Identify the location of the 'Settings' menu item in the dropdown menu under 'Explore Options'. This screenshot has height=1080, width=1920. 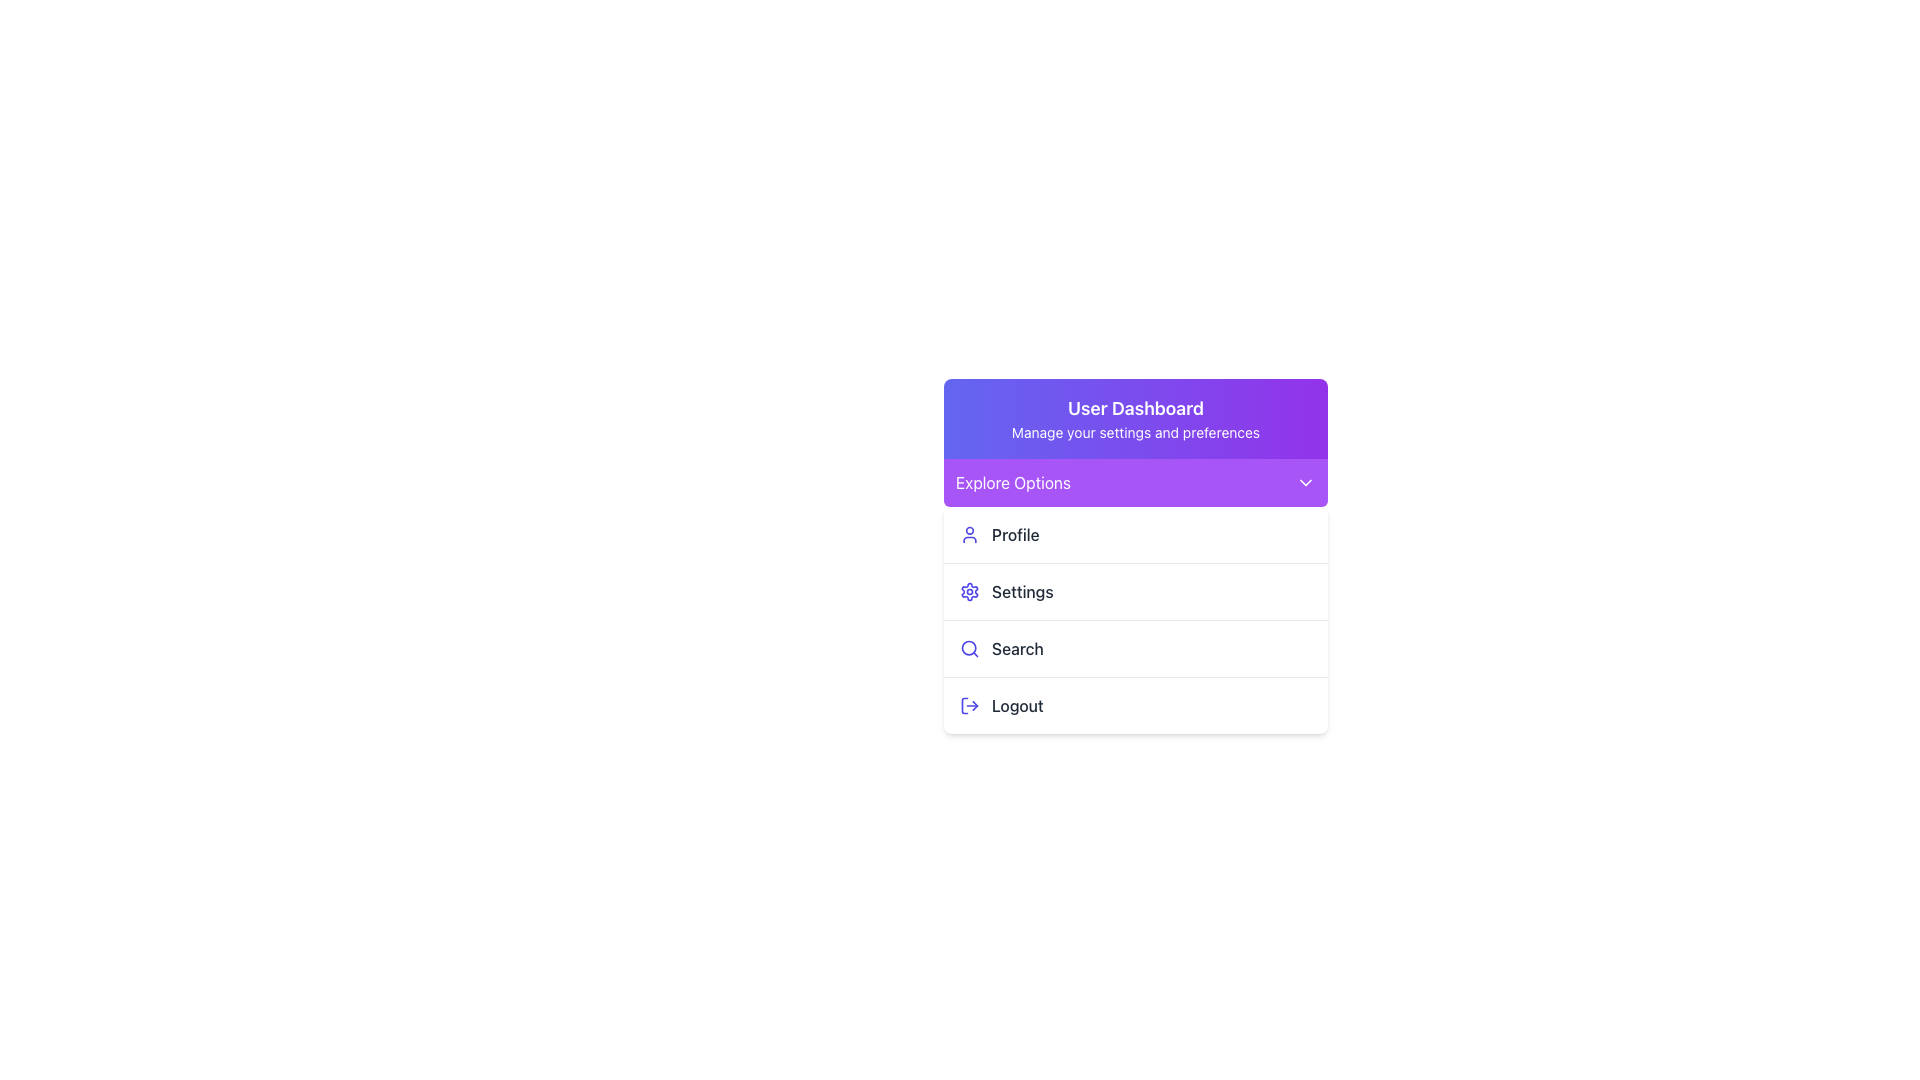
(1136, 619).